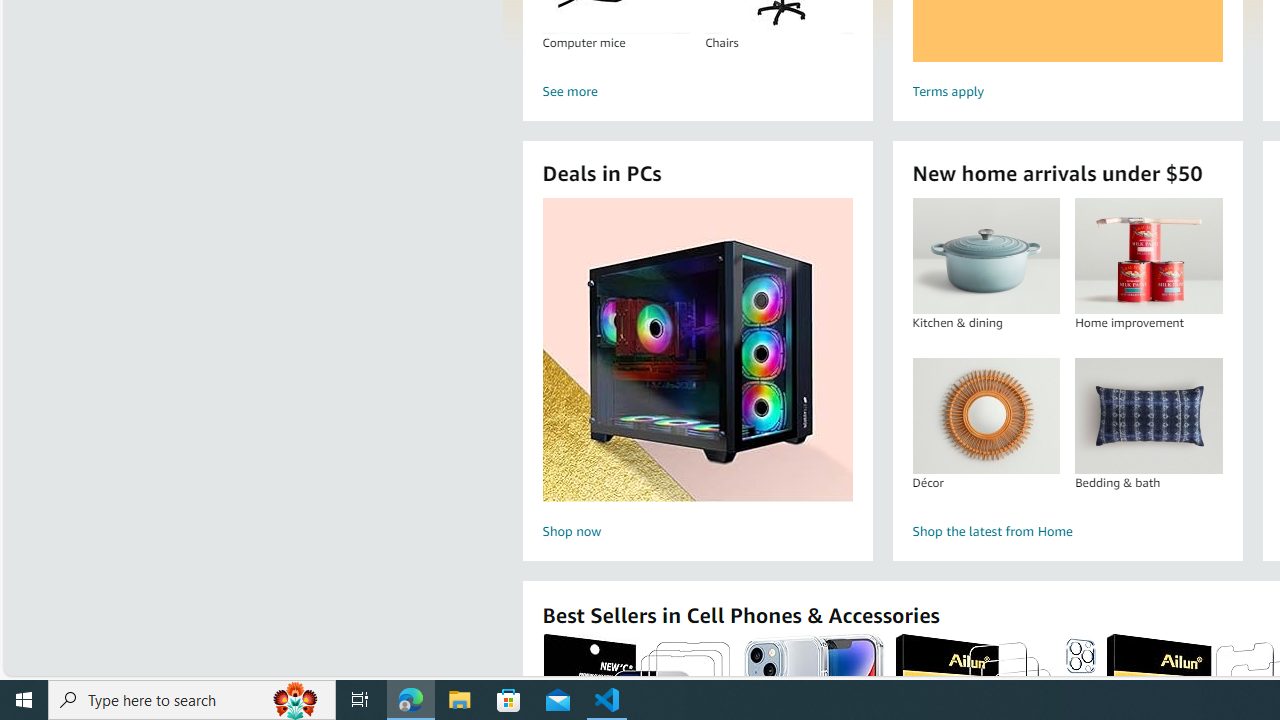 This screenshot has width=1280, height=720. Describe the element at coordinates (697, 371) in the screenshot. I see `'Deals in PCs Shop now'` at that location.